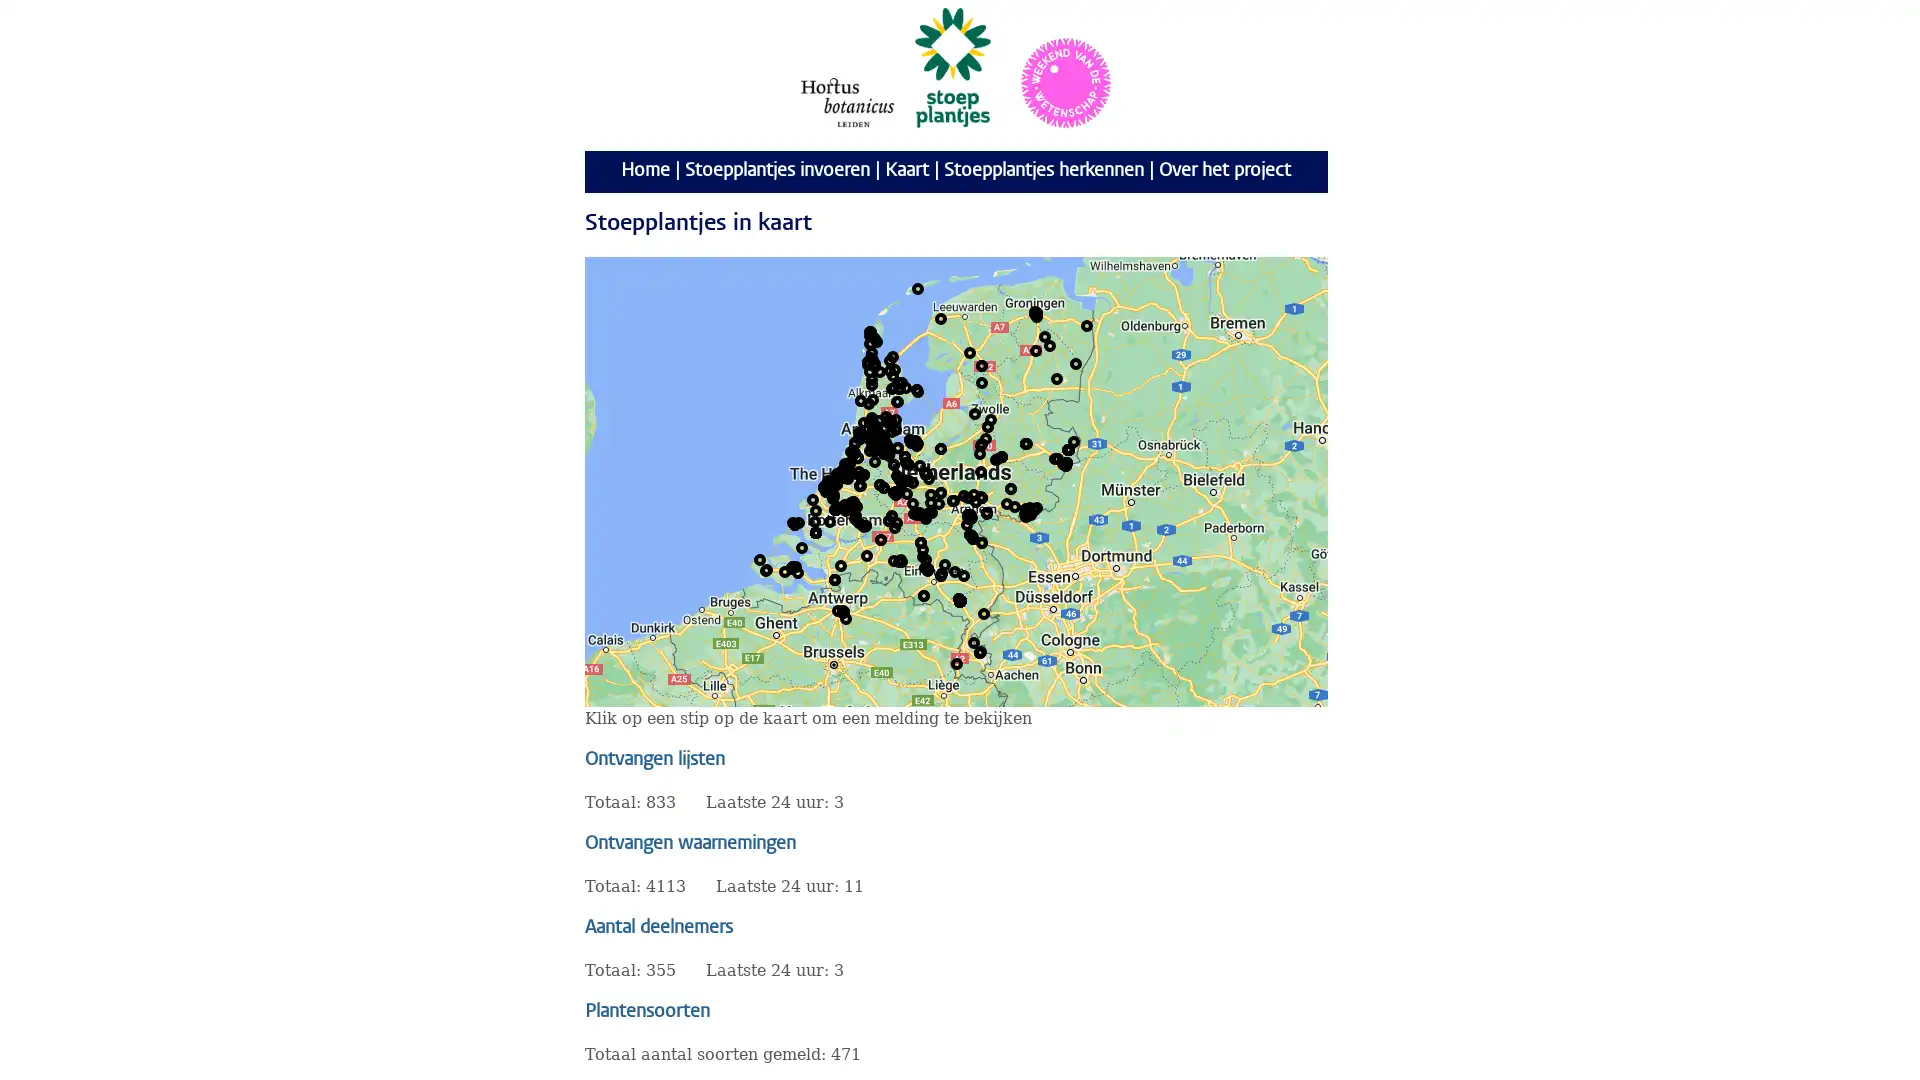 This screenshot has height=1080, width=1920. I want to click on Telling van op 10 oktober 2021, so click(888, 358).